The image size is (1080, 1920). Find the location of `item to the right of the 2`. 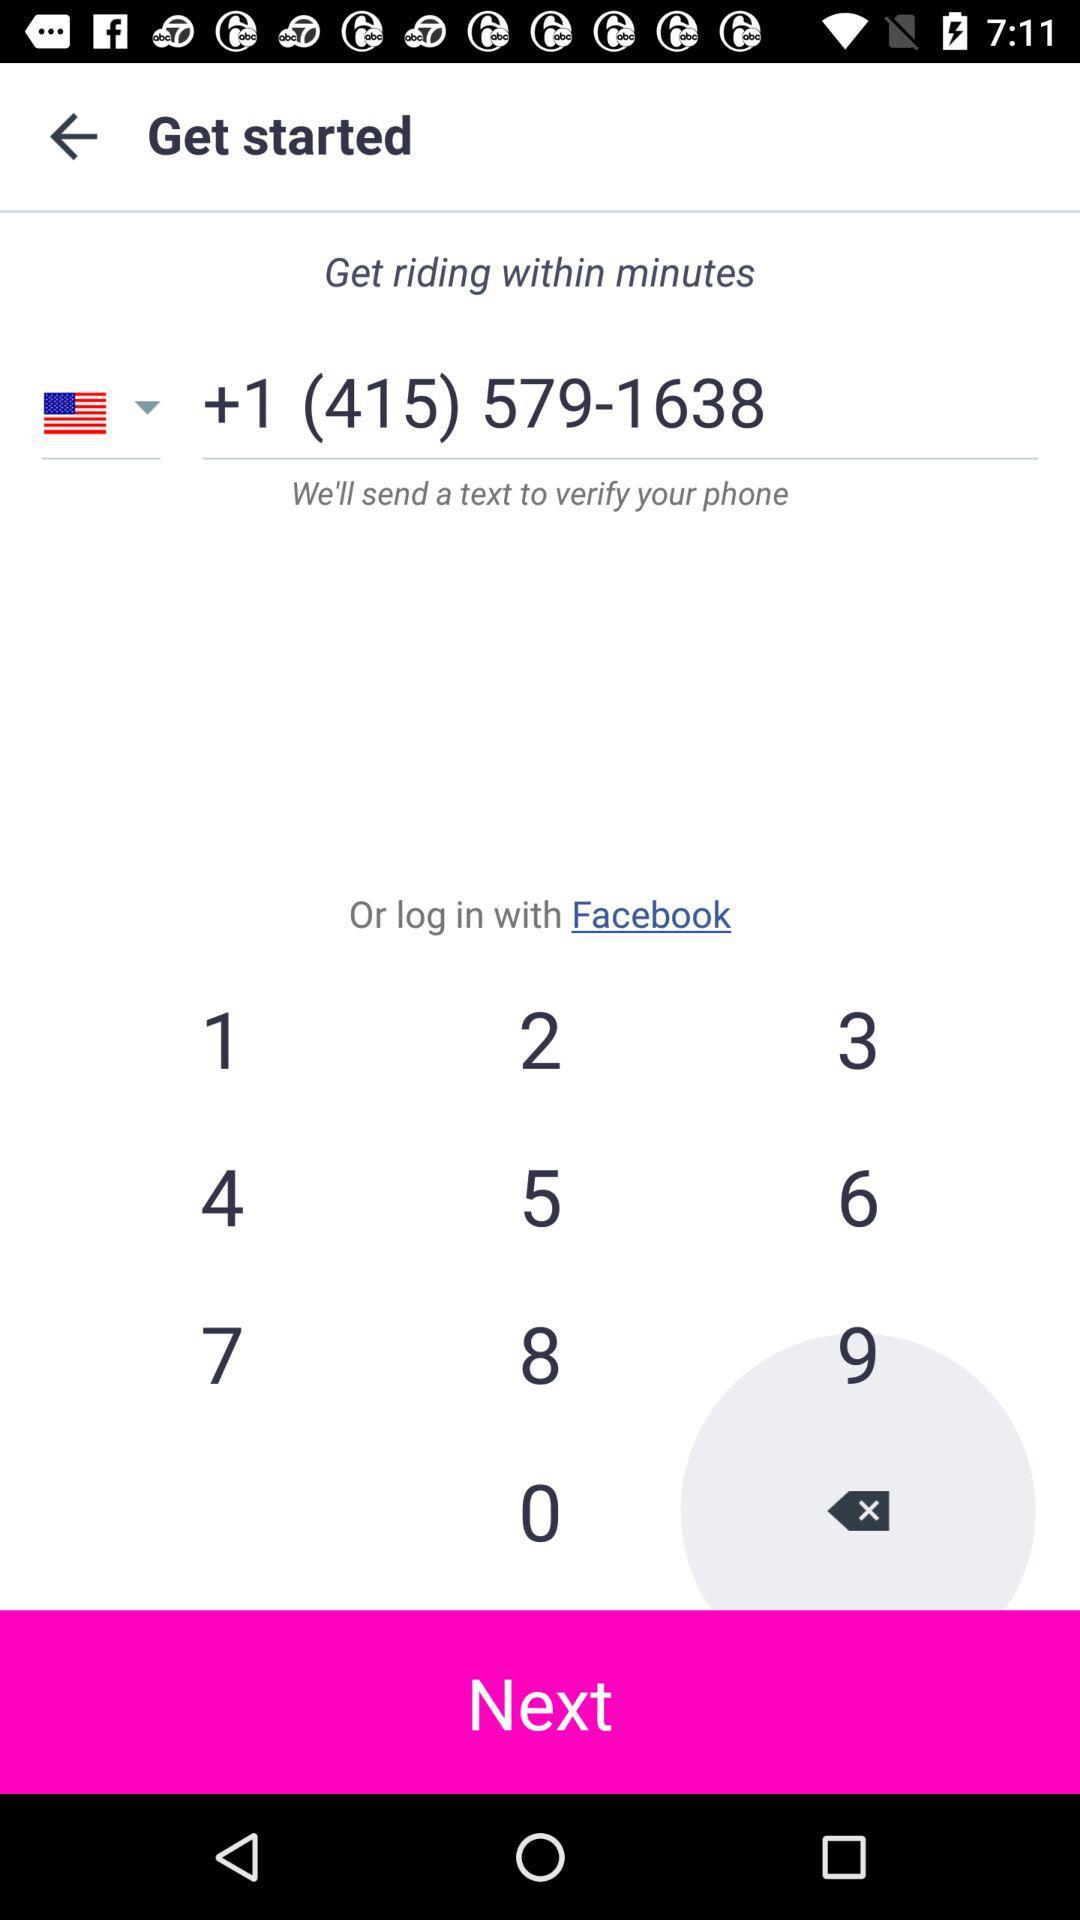

item to the right of the 2 is located at coordinates (856, 1195).